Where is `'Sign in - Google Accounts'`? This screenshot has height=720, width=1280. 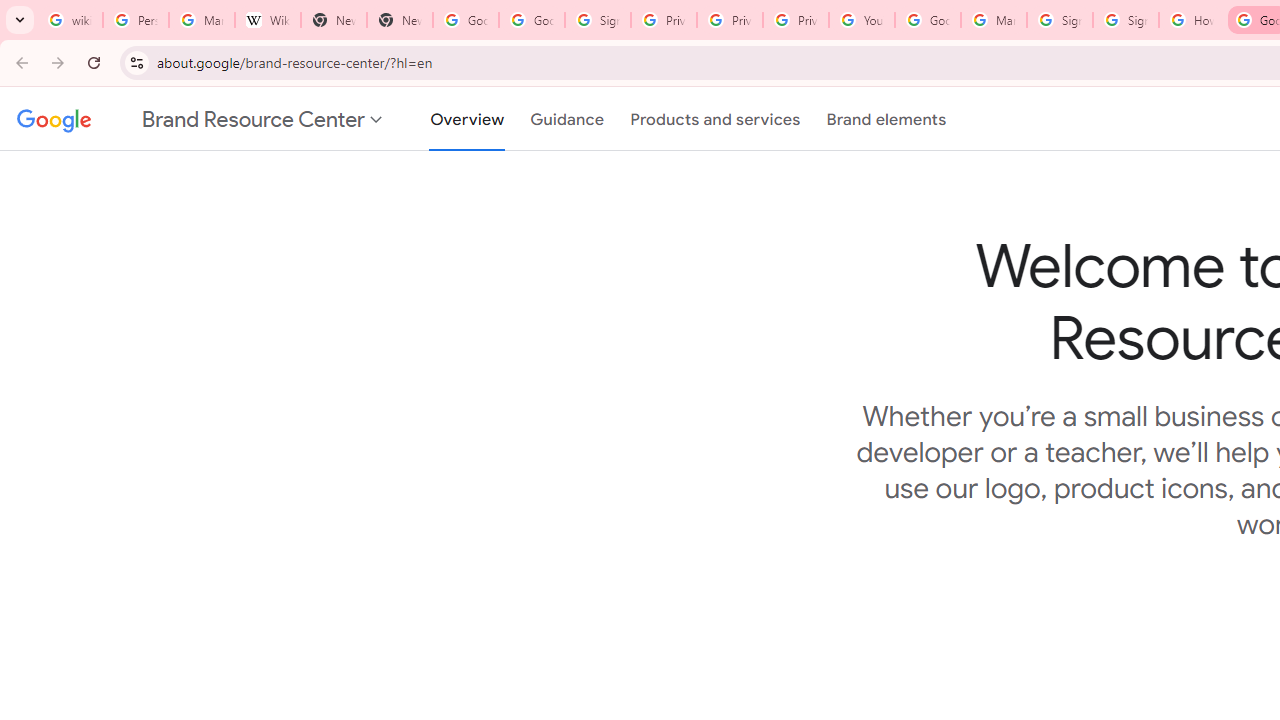 'Sign in - Google Accounts' is located at coordinates (1058, 20).